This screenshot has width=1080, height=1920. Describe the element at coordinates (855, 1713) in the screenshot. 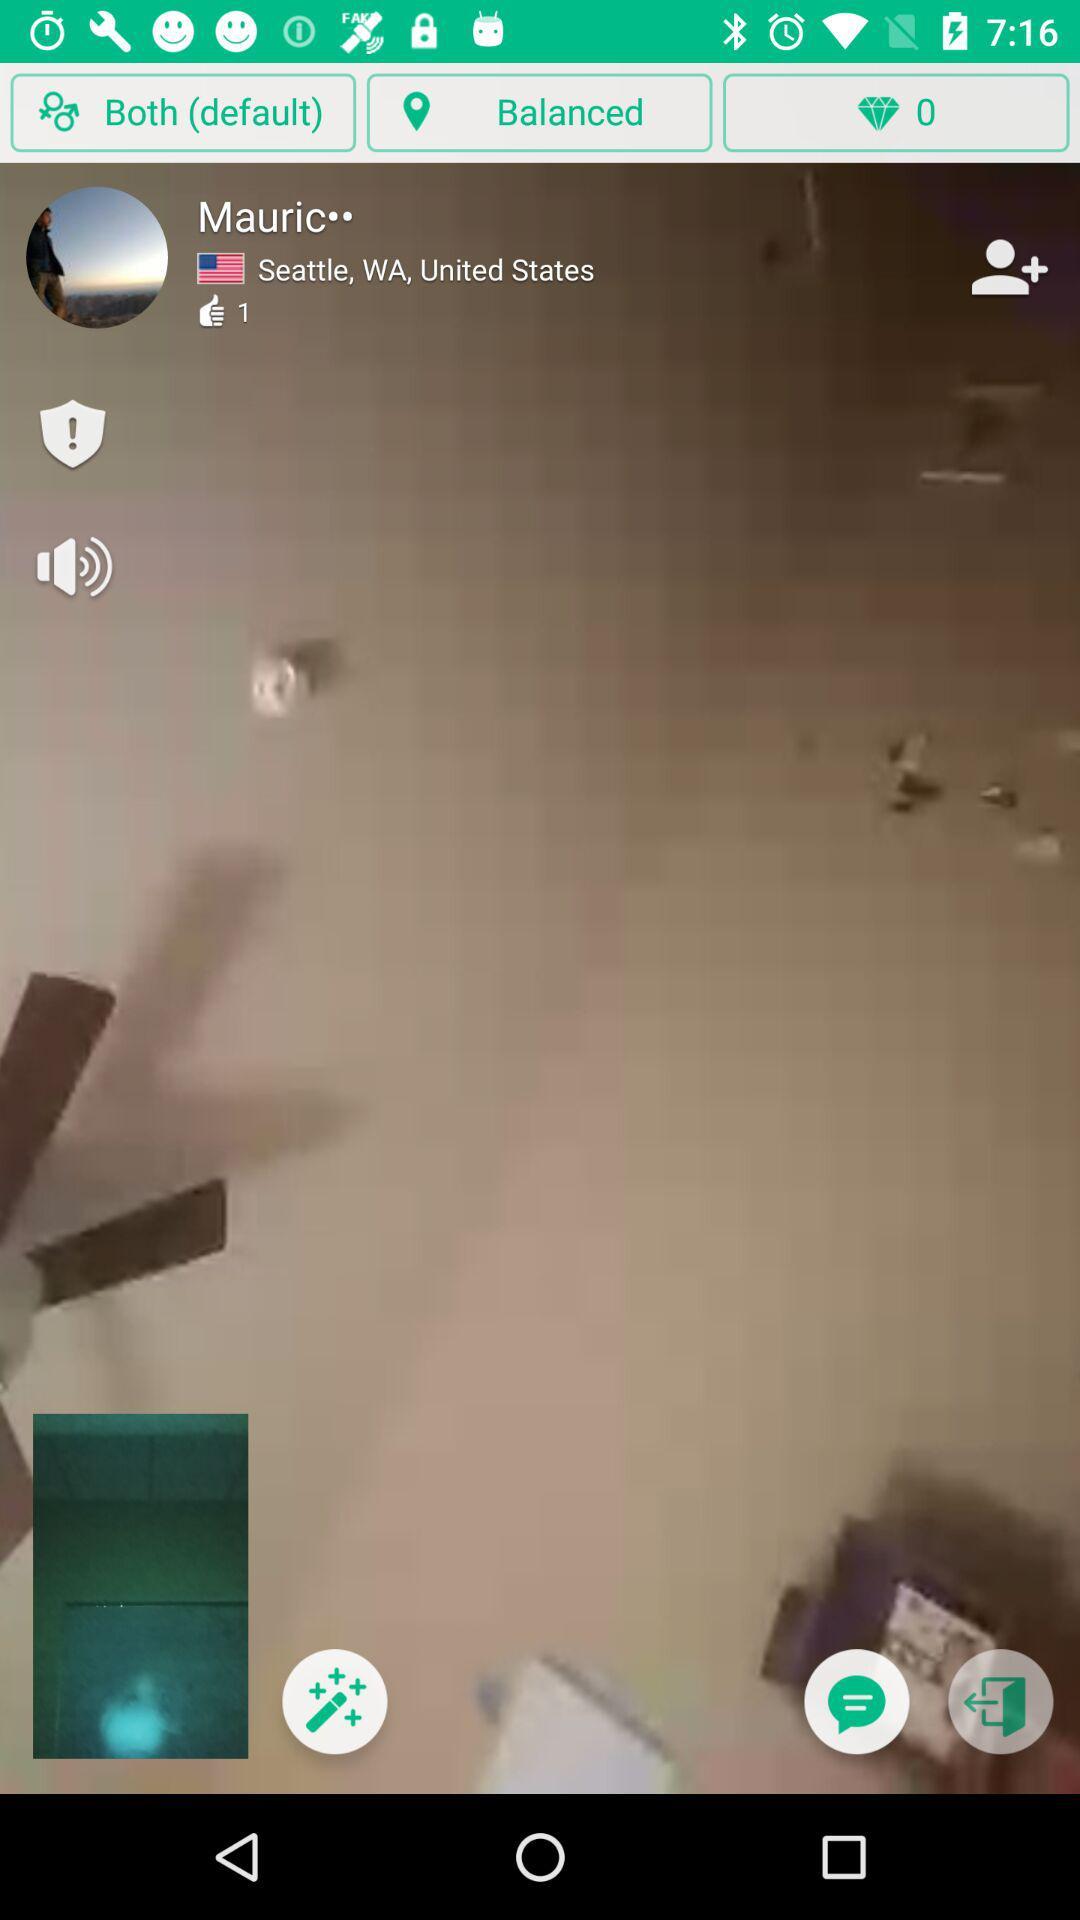

I see `the item below 0` at that location.